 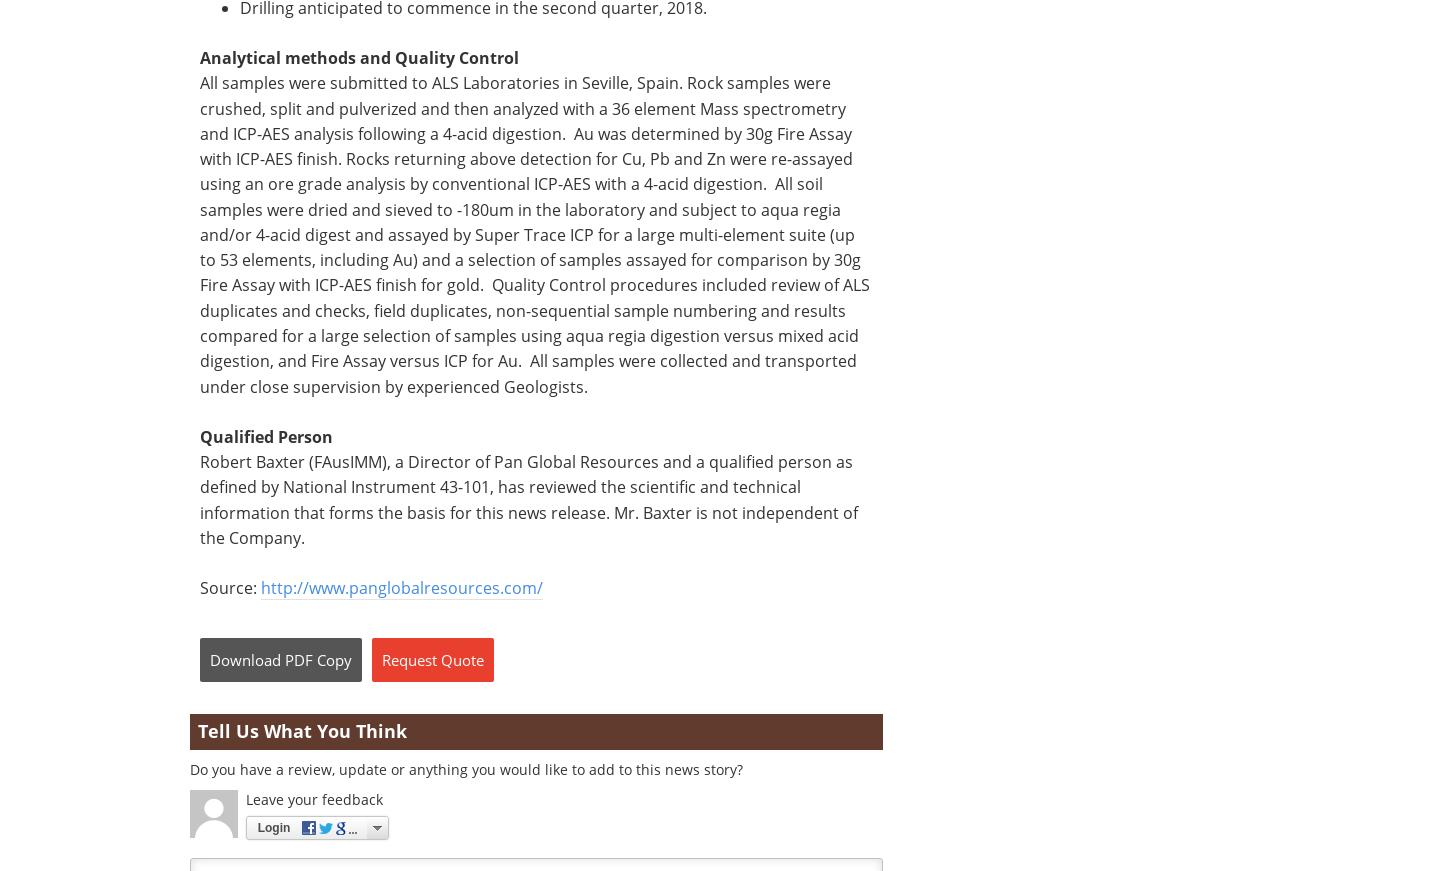 What do you see at coordinates (318, 658) in the screenshot?
I see `'PDF Copy'` at bounding box center [318, 658].